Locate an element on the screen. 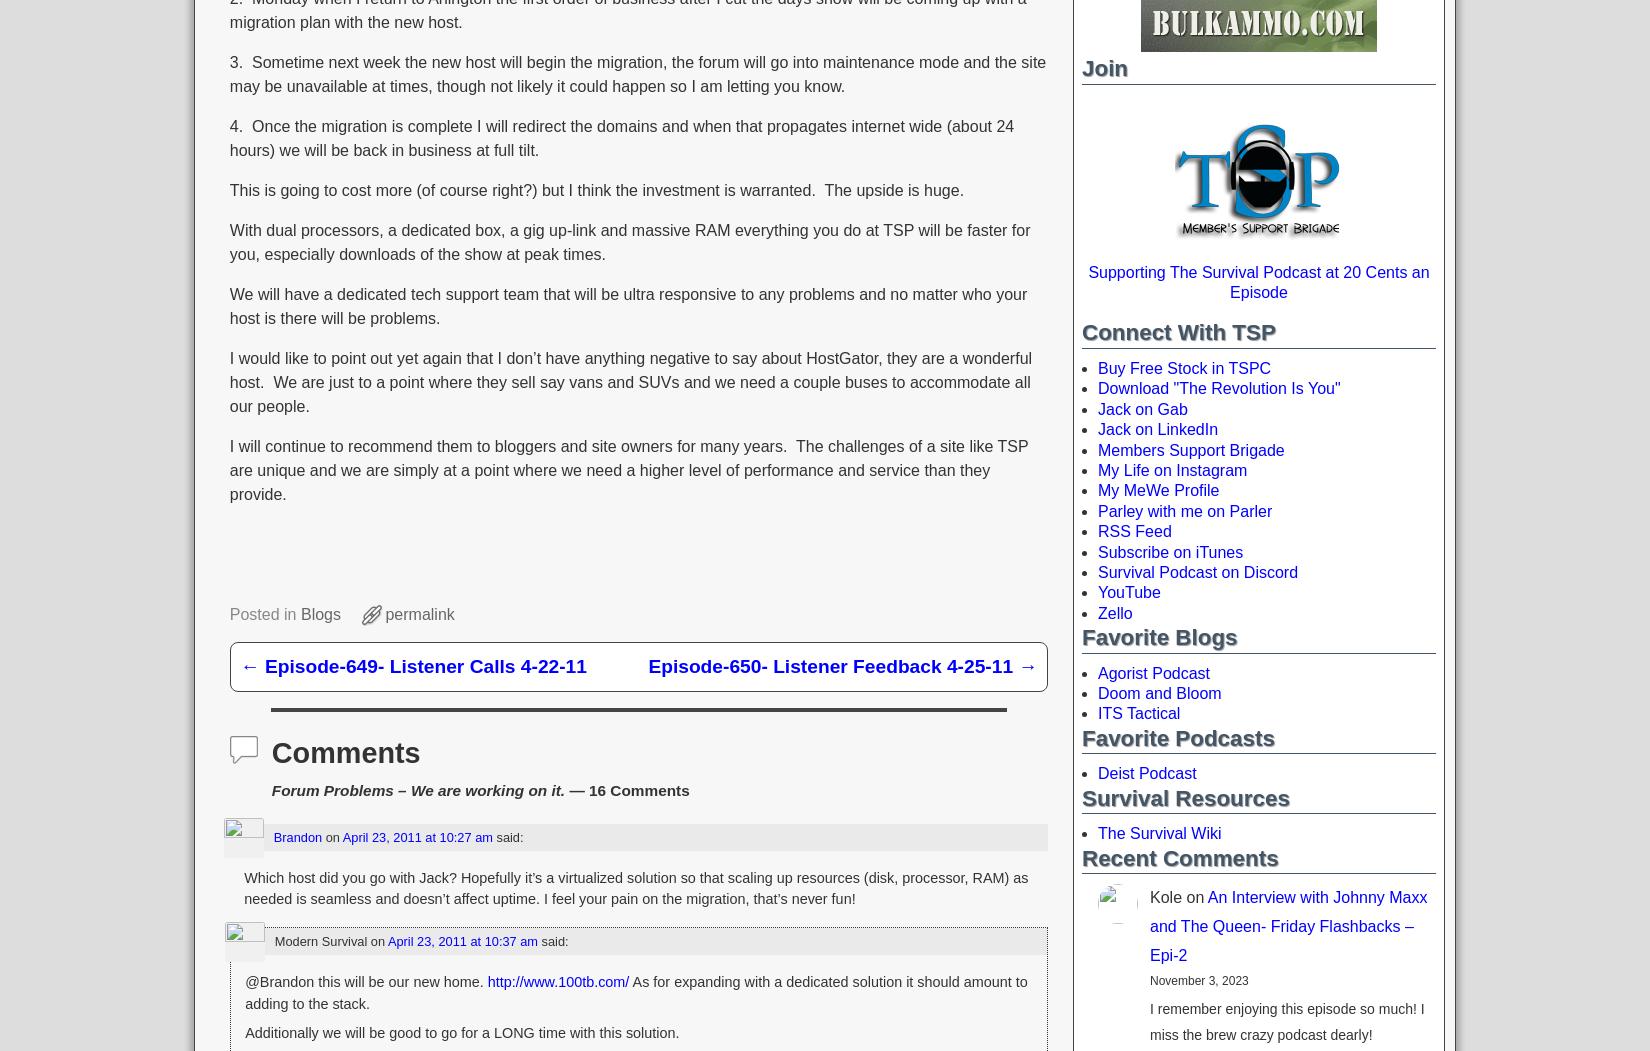 This screenshot has height=1051, width=1650. 'Comments' is located at coordinates (270, 751).